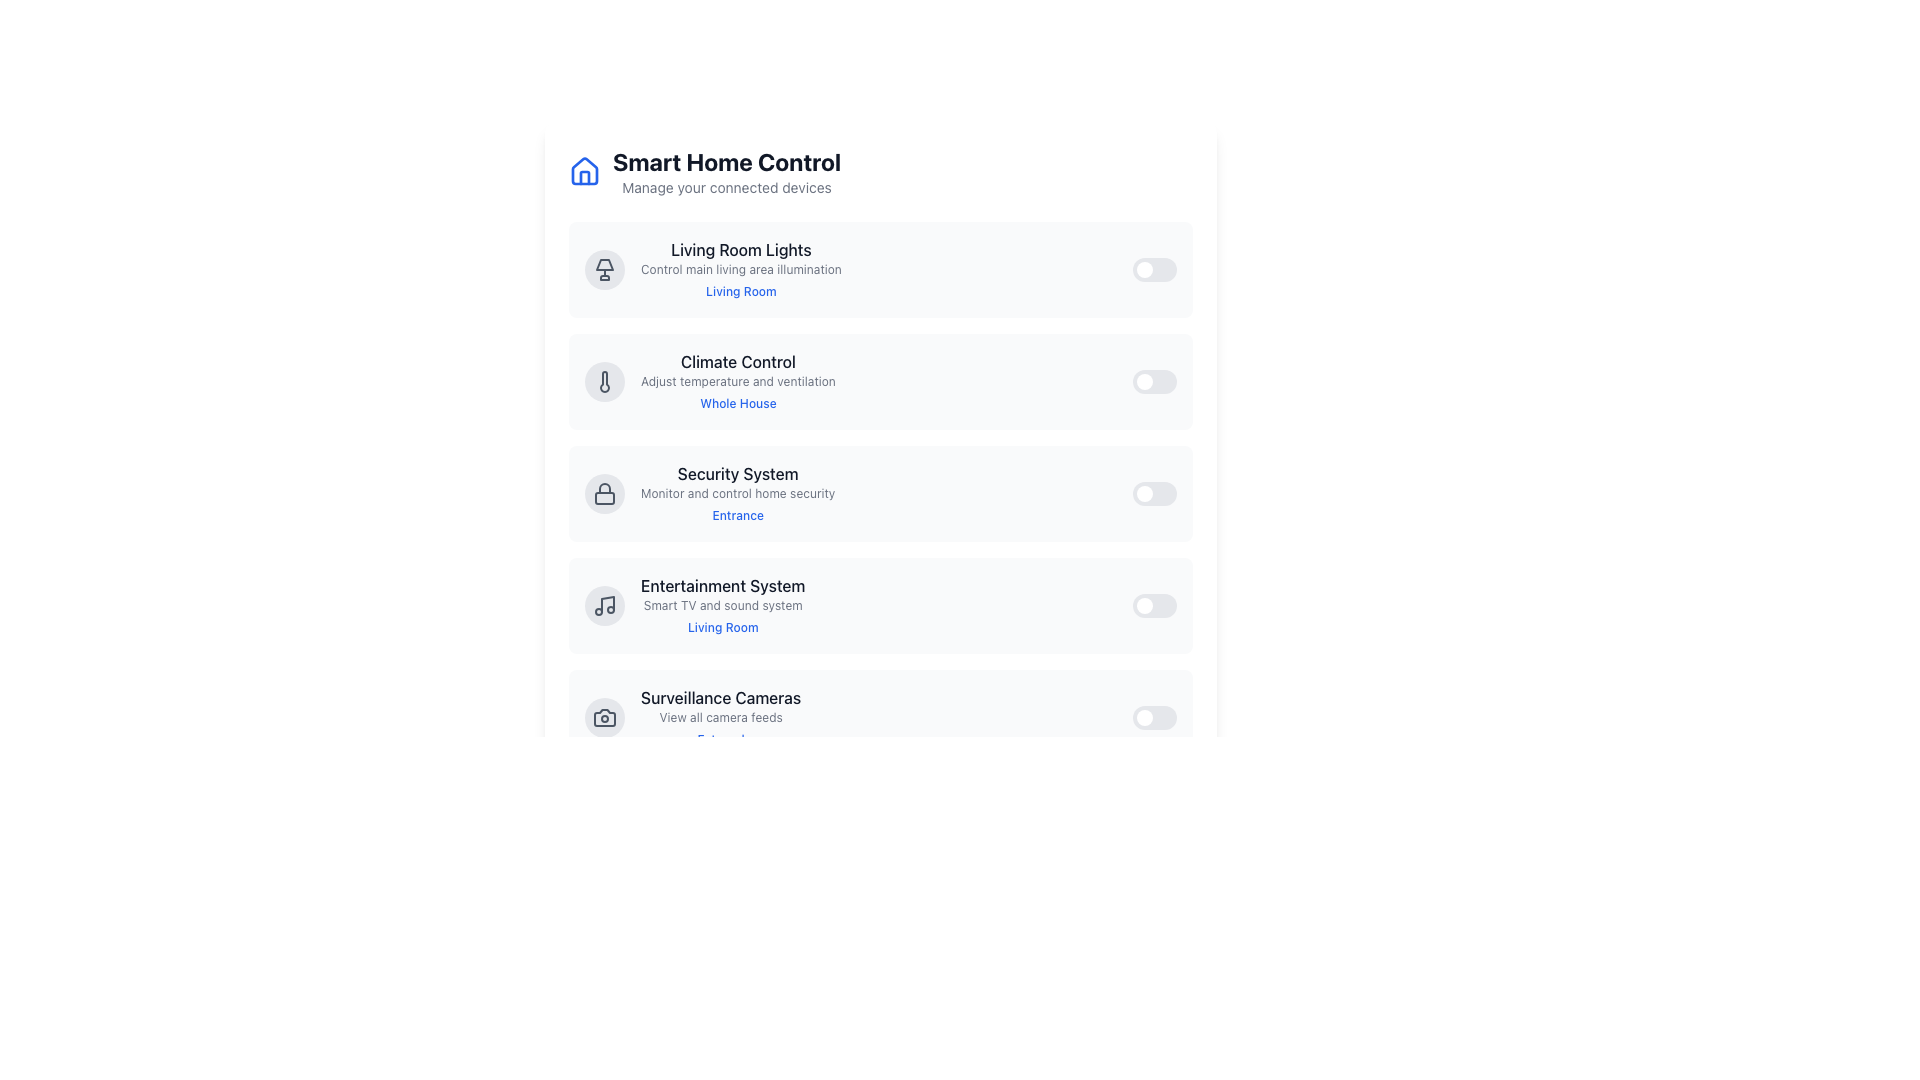 The image size is (1920, 1080). I want to click on text of the static label that serves as a section heading for the surveillance camera controls, positioned above the 'View all camera feeds' label, so click(720, 697).